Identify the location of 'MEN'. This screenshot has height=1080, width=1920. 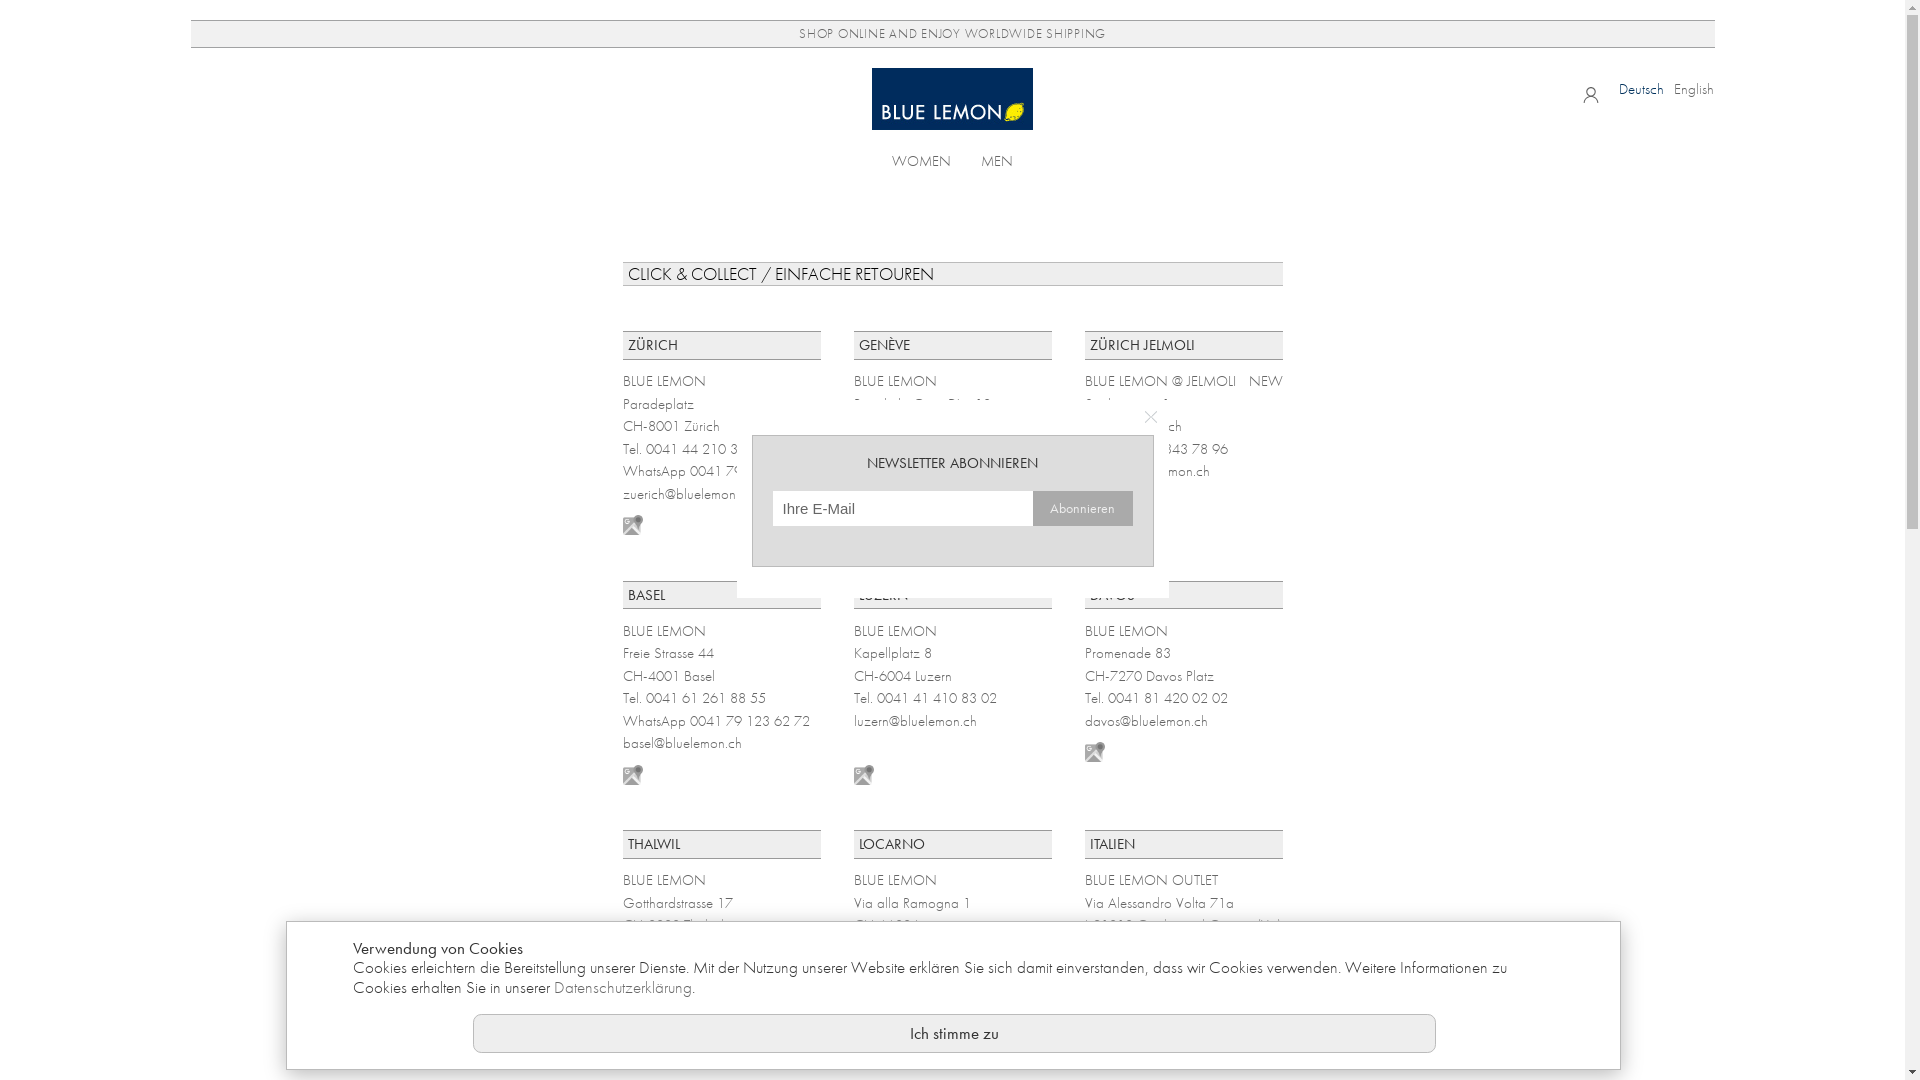
(997, 158).